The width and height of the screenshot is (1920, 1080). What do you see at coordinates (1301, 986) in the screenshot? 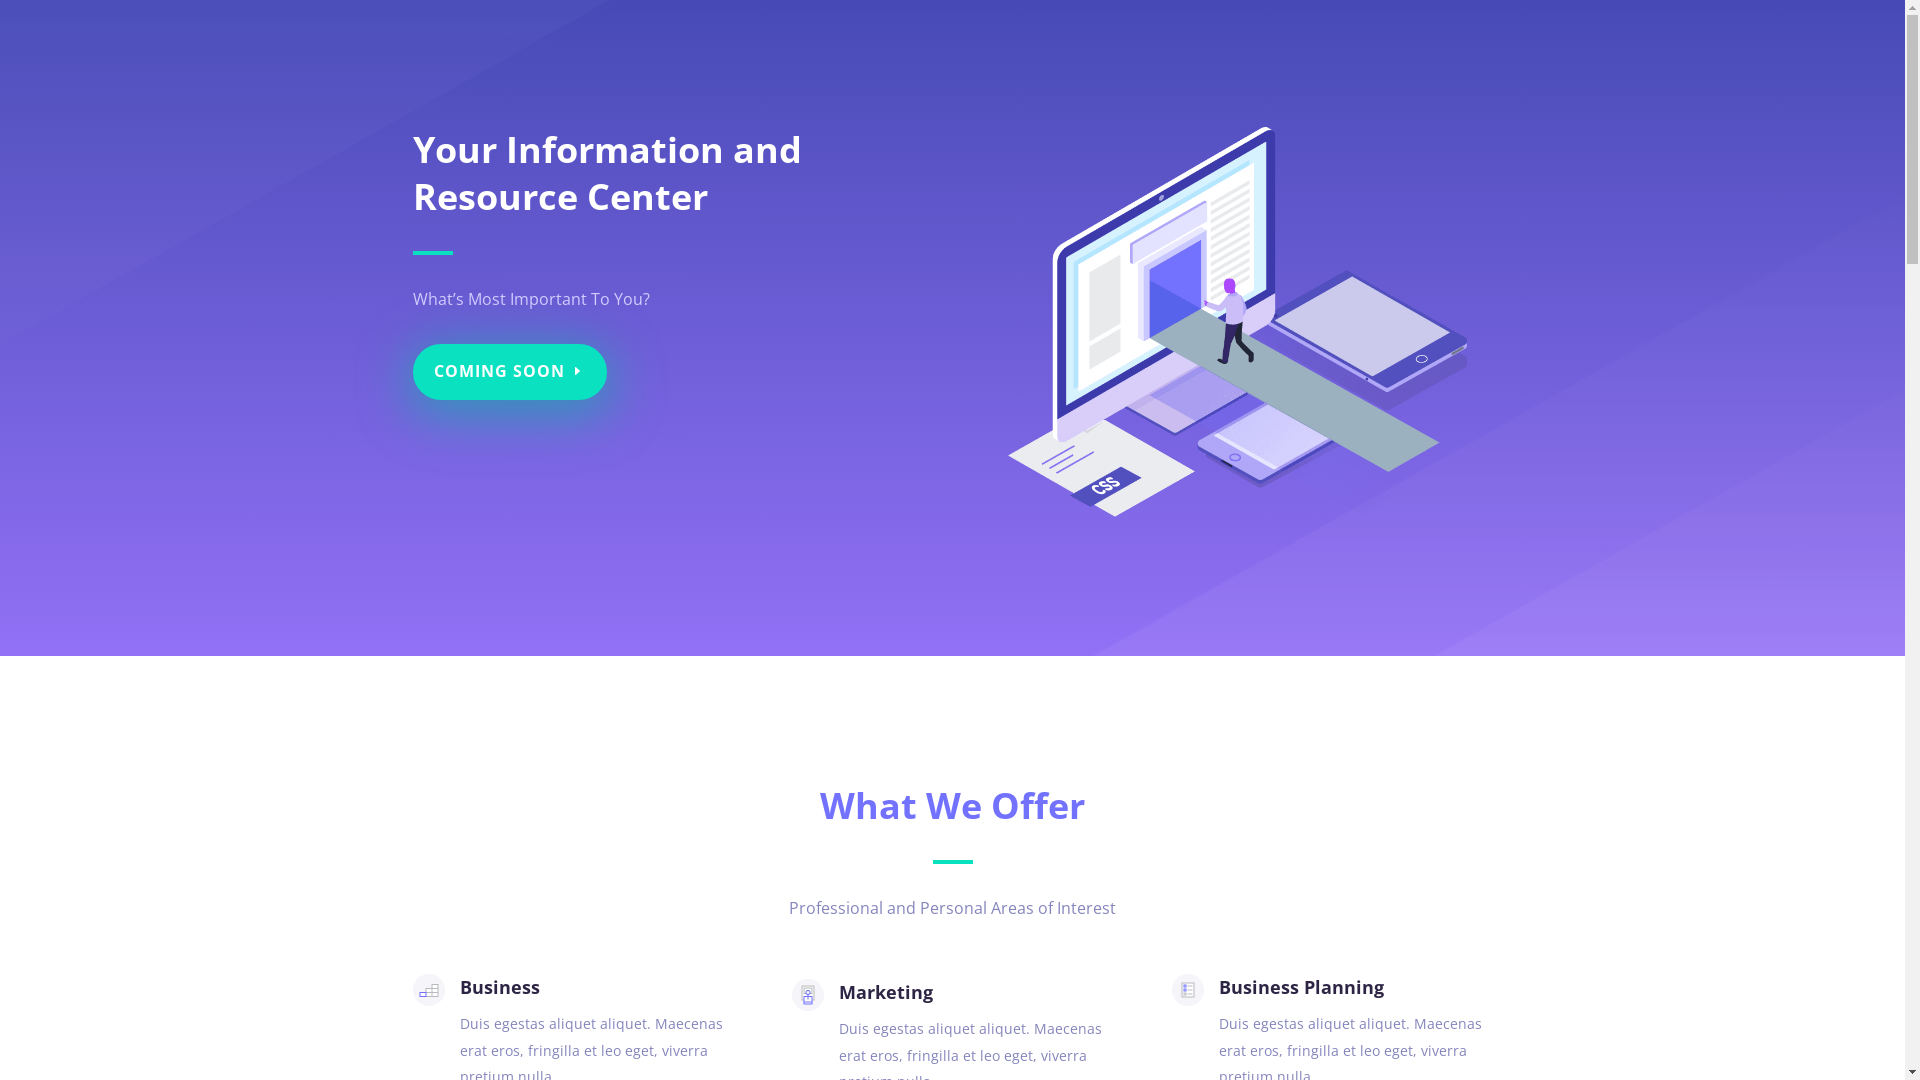
I see `'Business Planning'` at bounding box center [1301, 986].